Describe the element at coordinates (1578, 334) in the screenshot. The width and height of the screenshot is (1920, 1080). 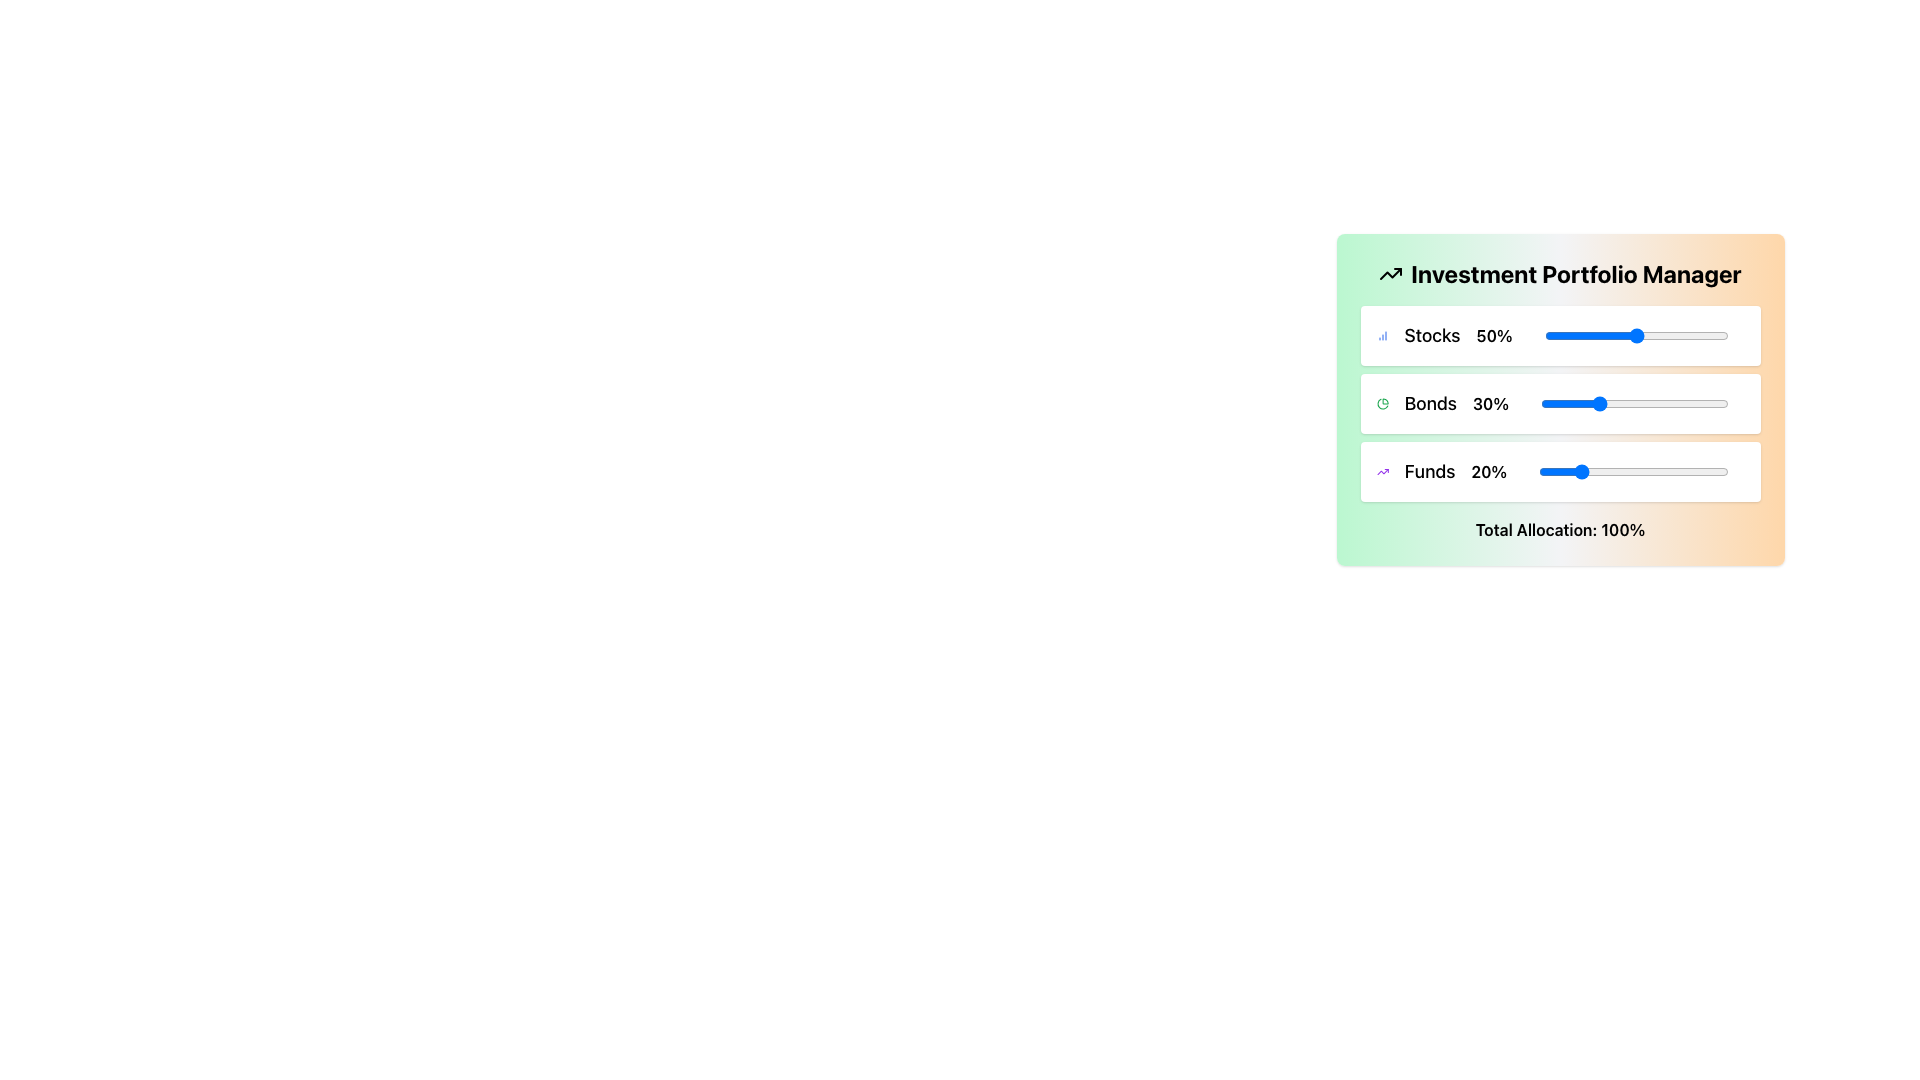
I see `the allocation percentage of the Stocks slider` at that location.